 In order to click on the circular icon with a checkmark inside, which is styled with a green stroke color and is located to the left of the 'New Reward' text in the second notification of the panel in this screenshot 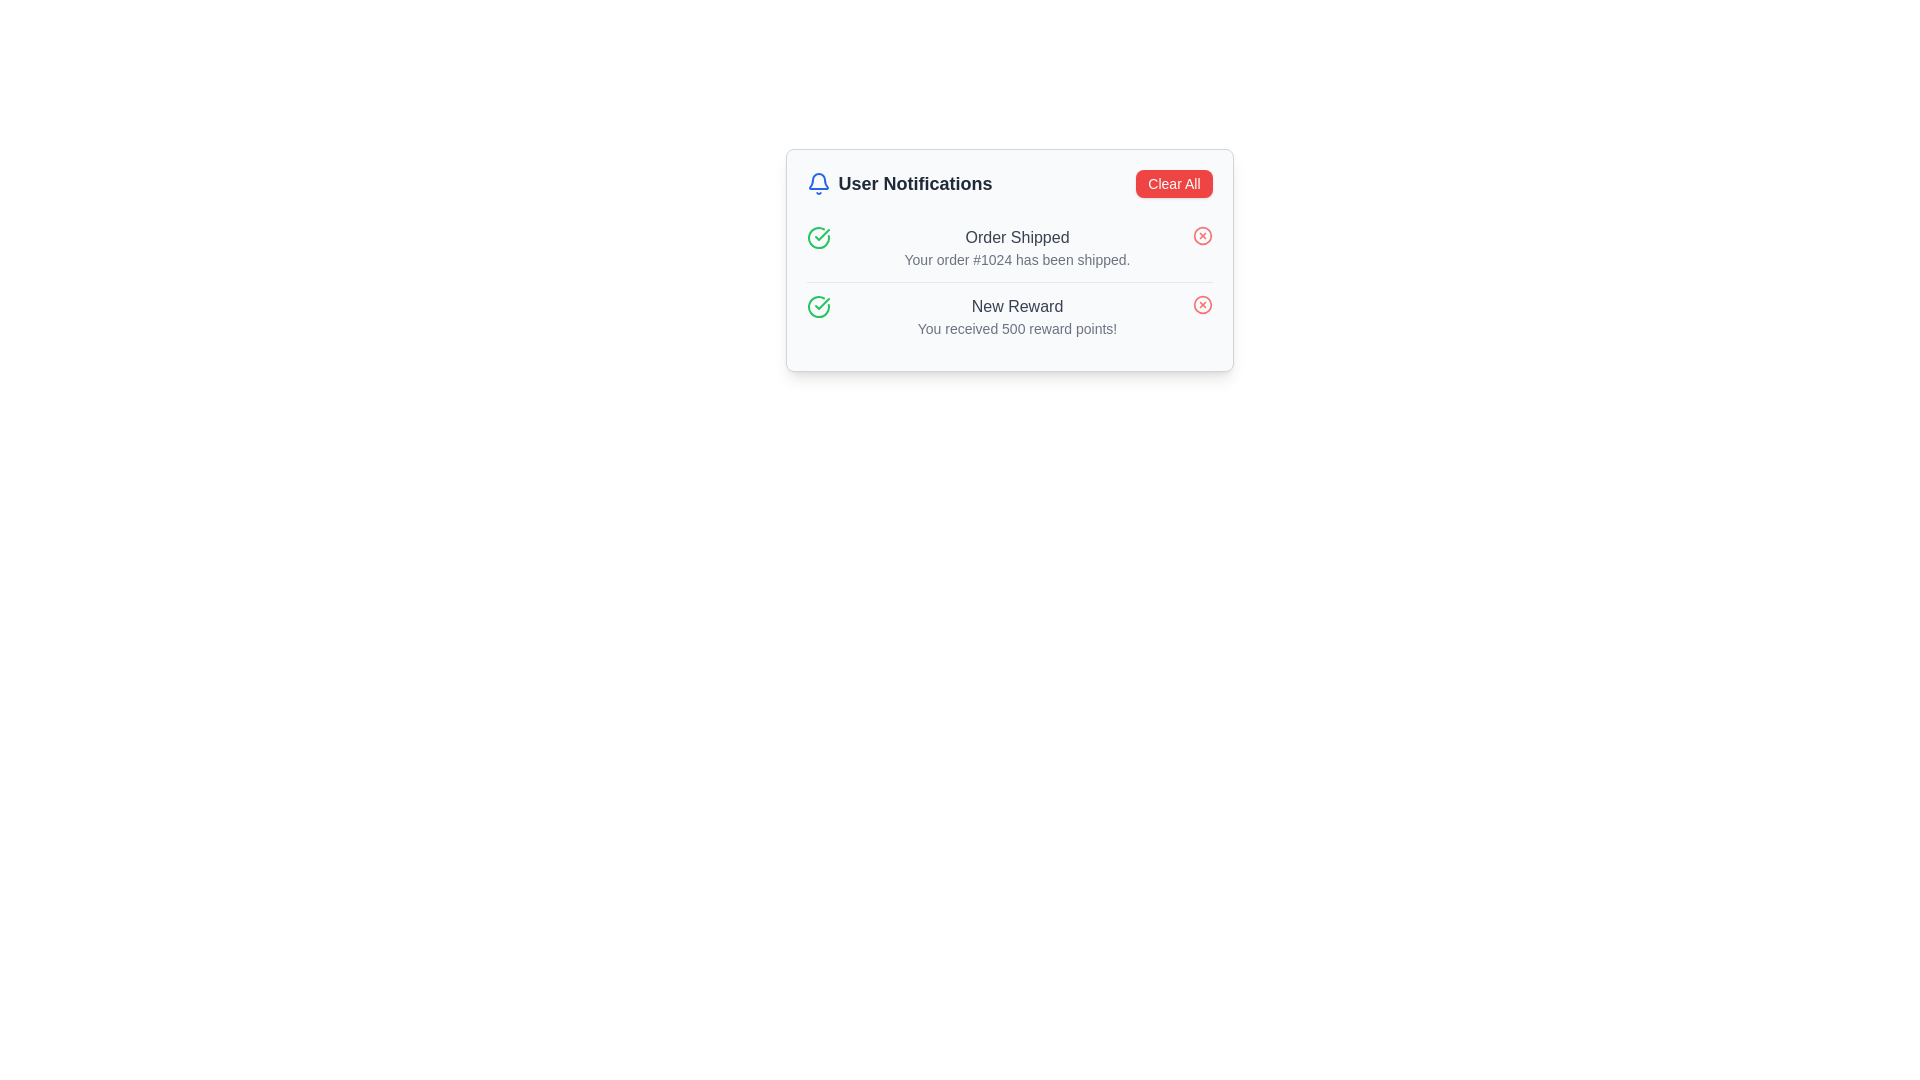, I will do `click(818, 307)`.